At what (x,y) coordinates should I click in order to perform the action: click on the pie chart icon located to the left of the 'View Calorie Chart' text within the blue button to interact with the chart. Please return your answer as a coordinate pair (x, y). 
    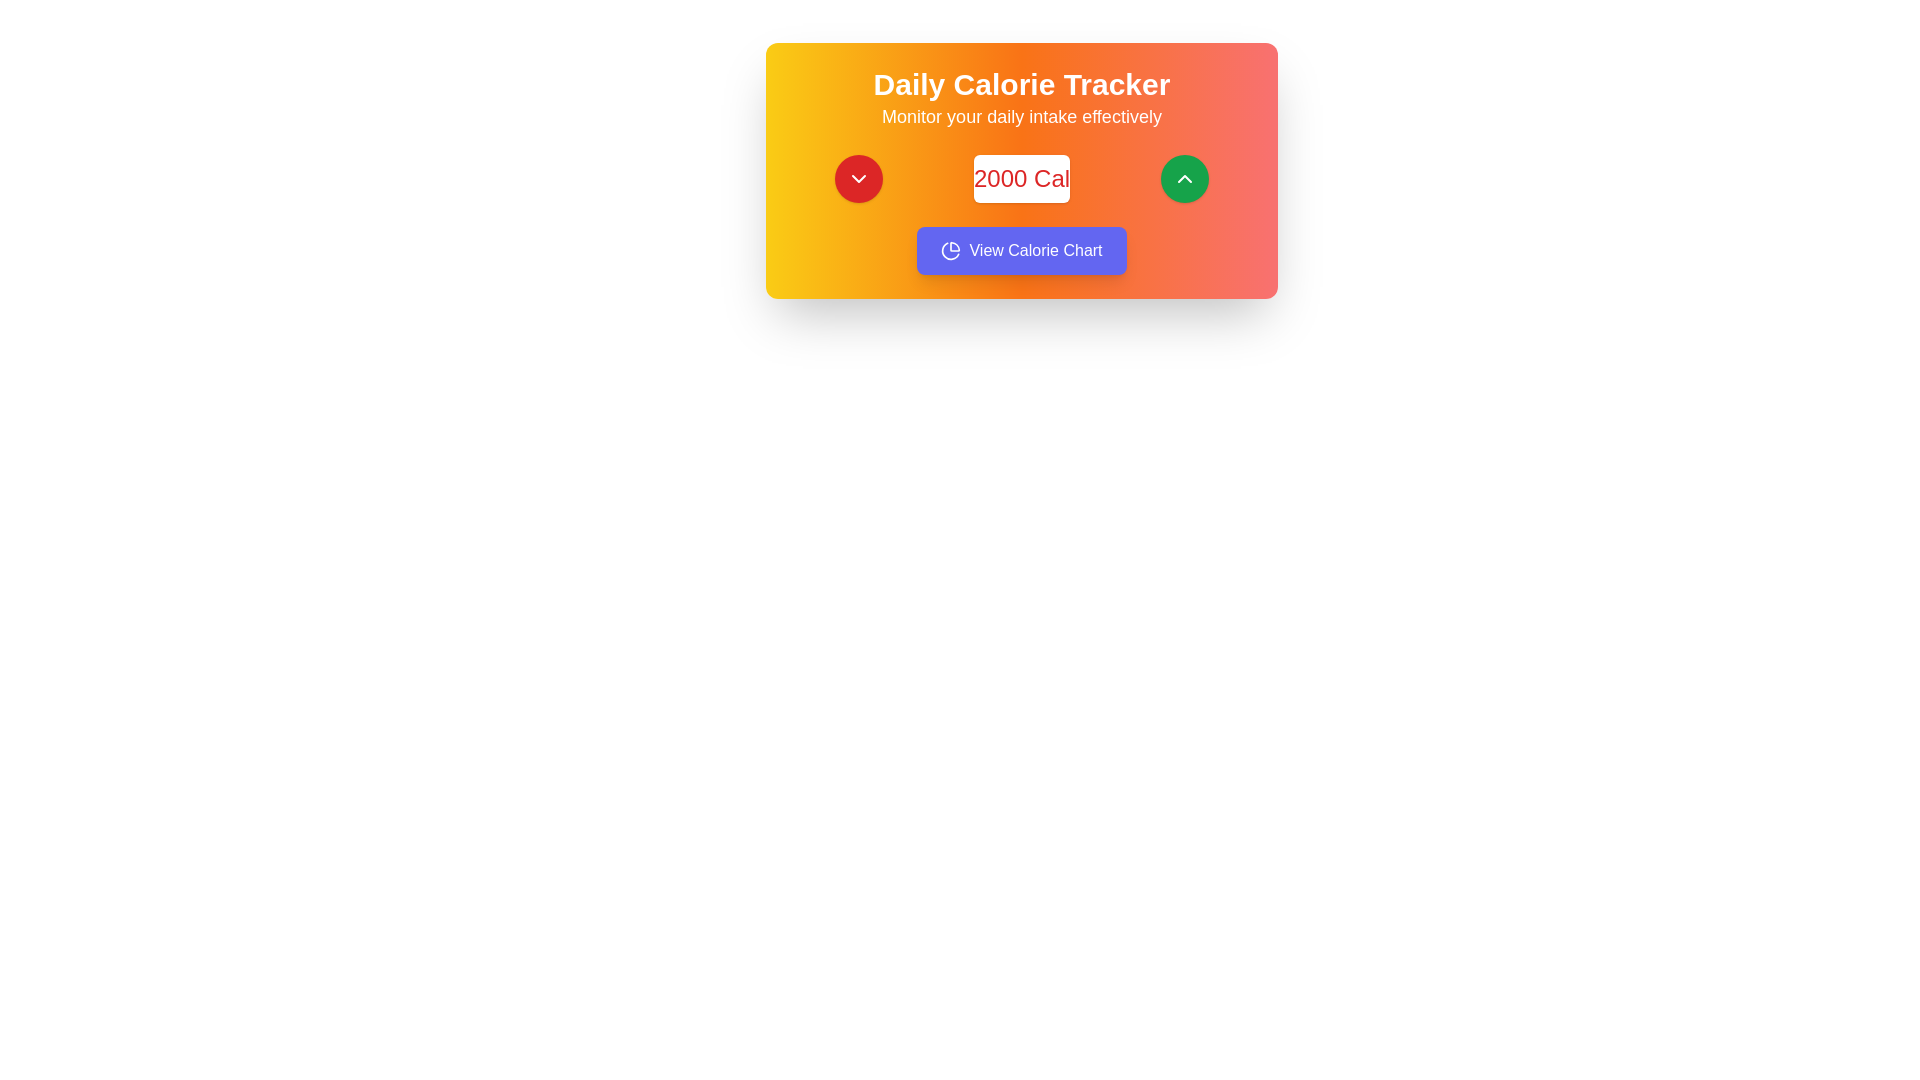
    Looking at the image, I should click on (950, 249).